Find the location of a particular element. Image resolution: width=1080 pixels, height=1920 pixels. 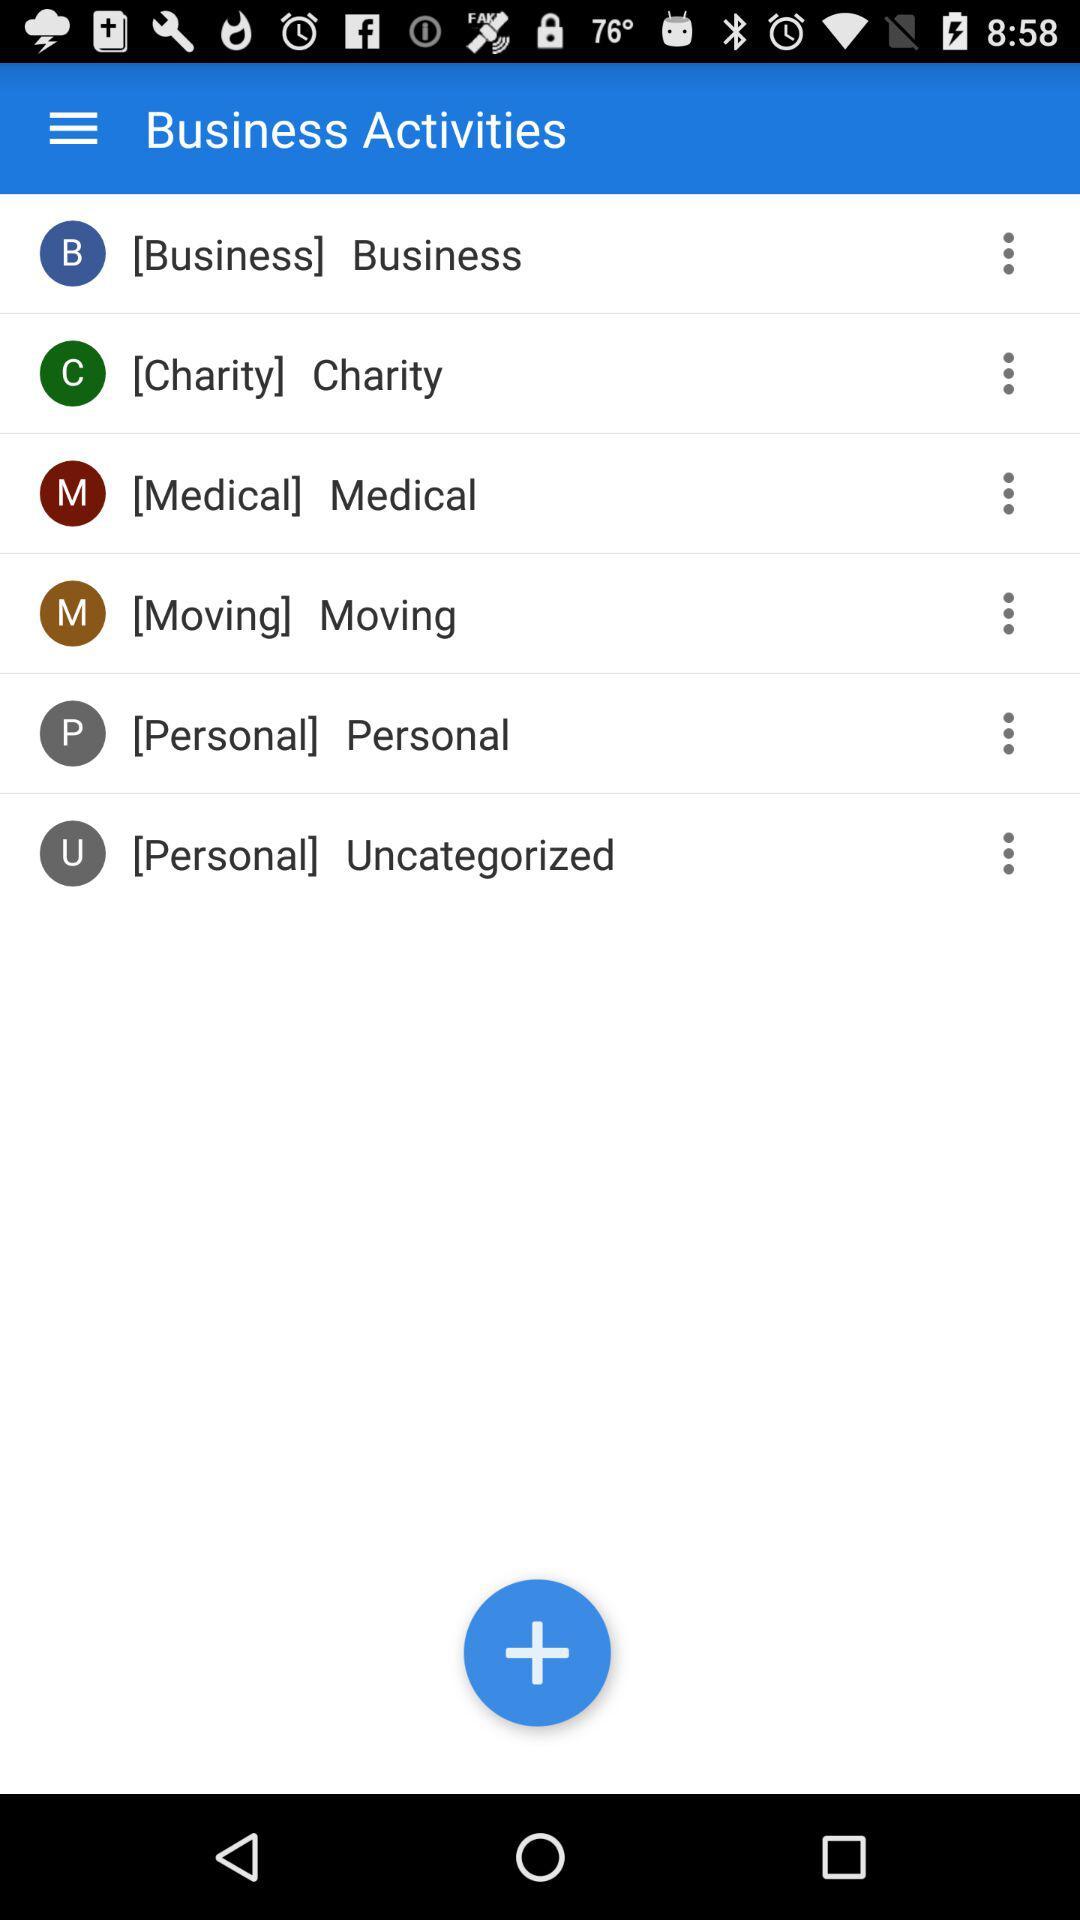

get more options is located at coordinates (1015, 252).